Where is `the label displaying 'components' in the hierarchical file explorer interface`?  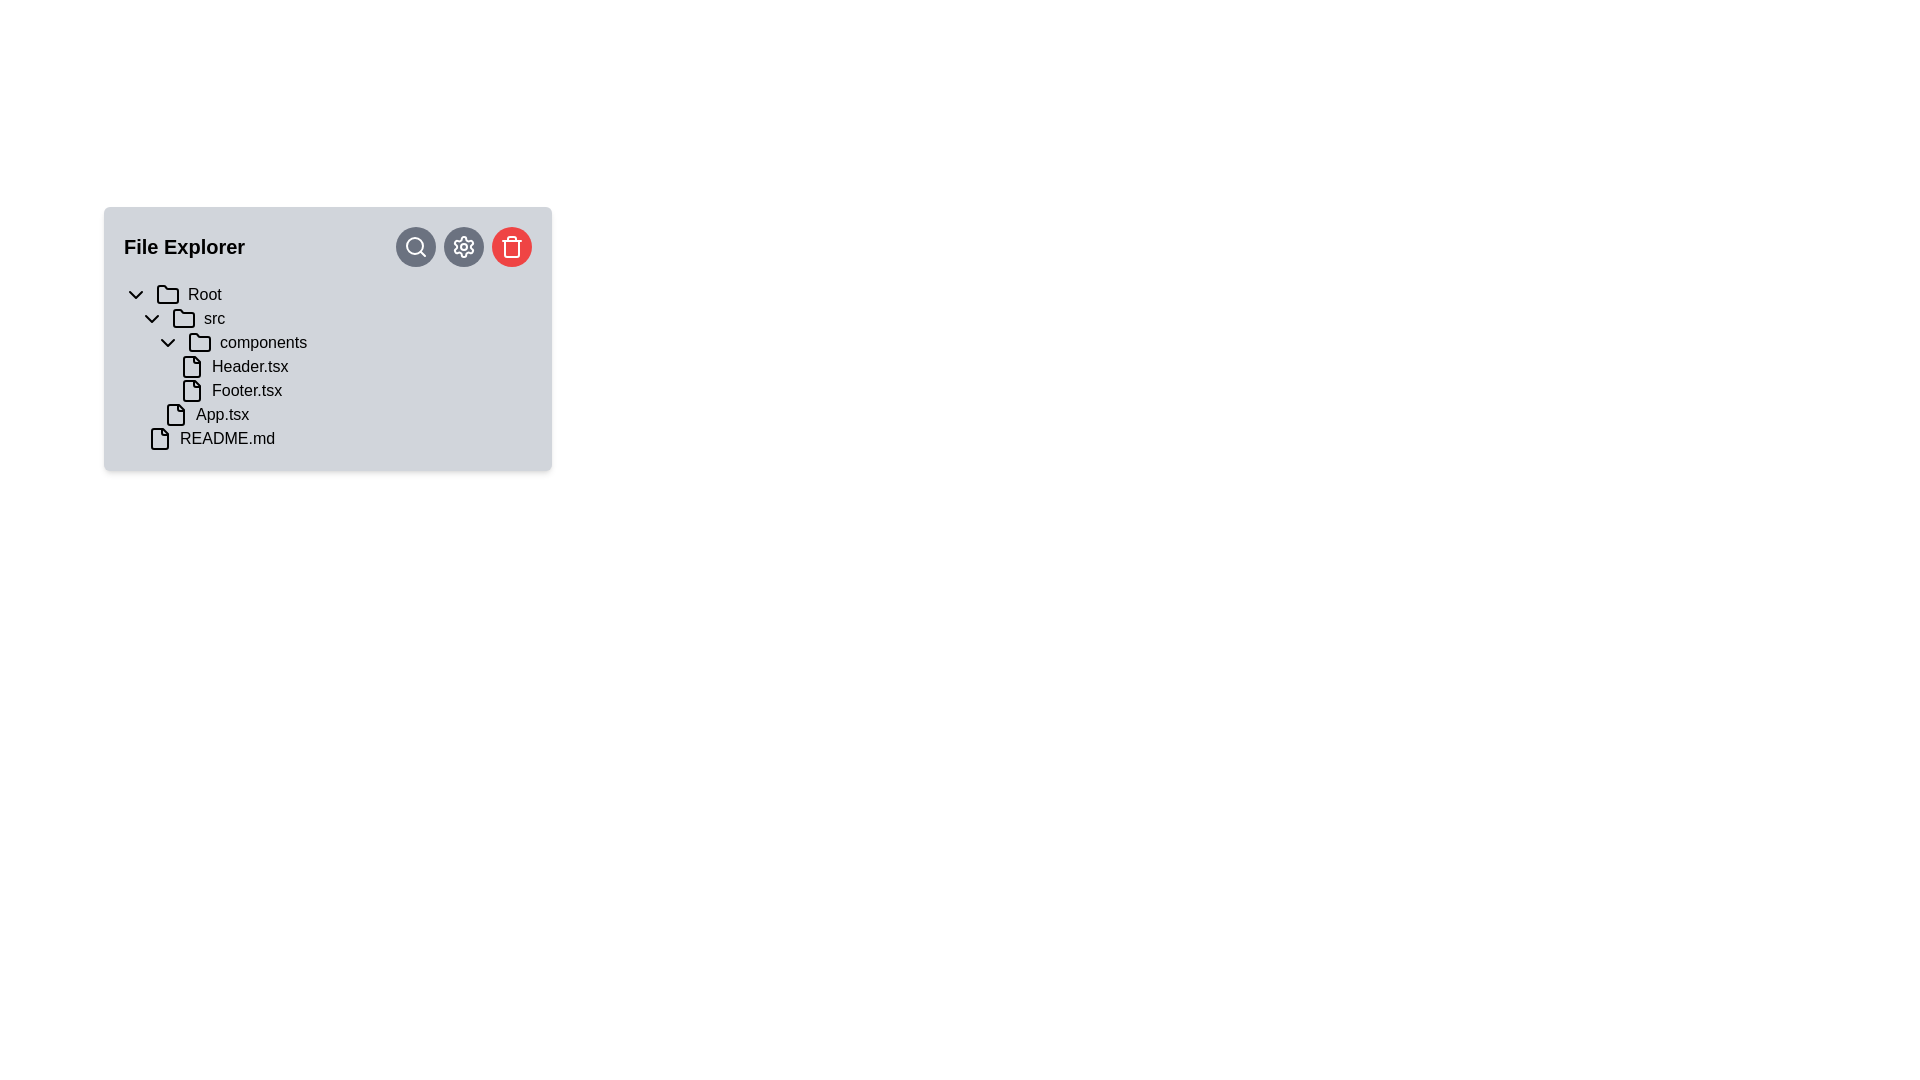 the label displaying 'components' in the hierarchical file explorer interface is located at coordinates (262, 342).